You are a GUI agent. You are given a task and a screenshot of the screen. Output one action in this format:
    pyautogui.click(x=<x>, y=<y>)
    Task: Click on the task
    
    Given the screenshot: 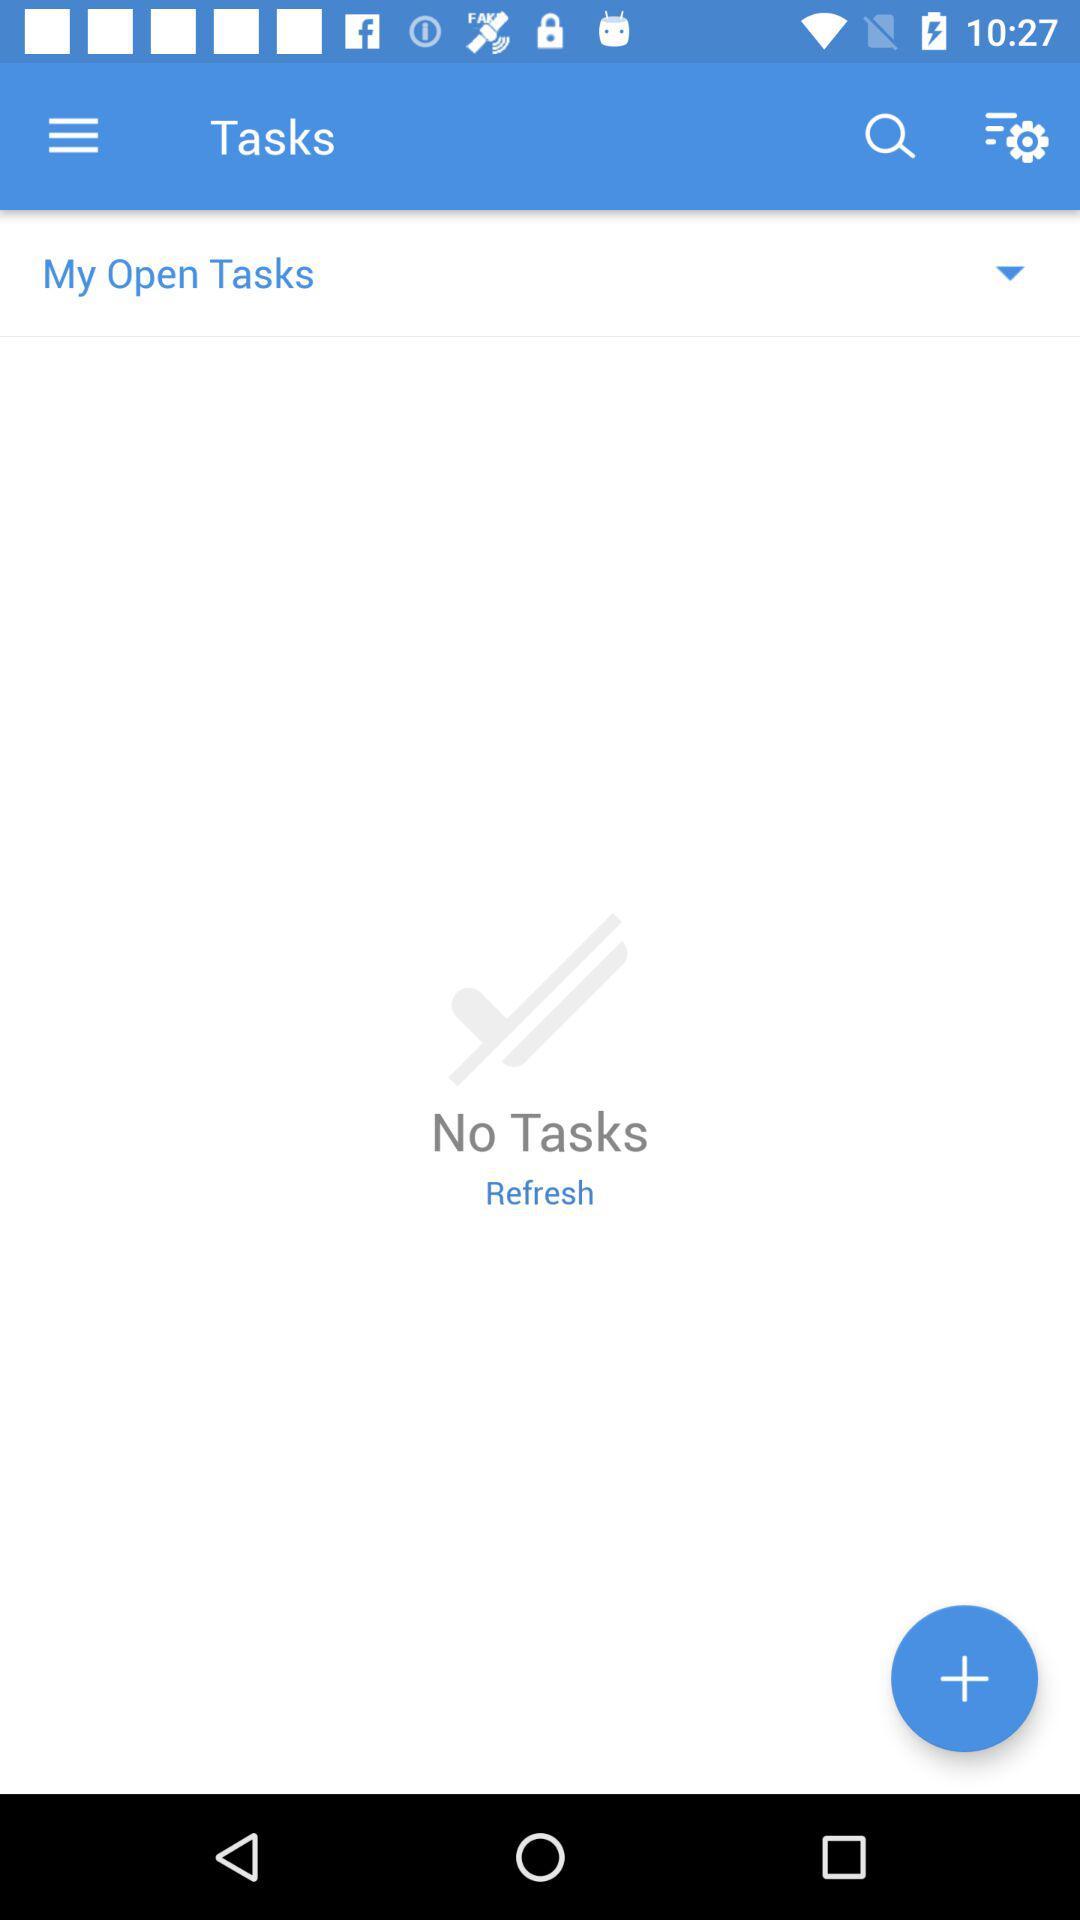 What is the action you would take?
    pyautogui.click(x=963, y=1678)
    